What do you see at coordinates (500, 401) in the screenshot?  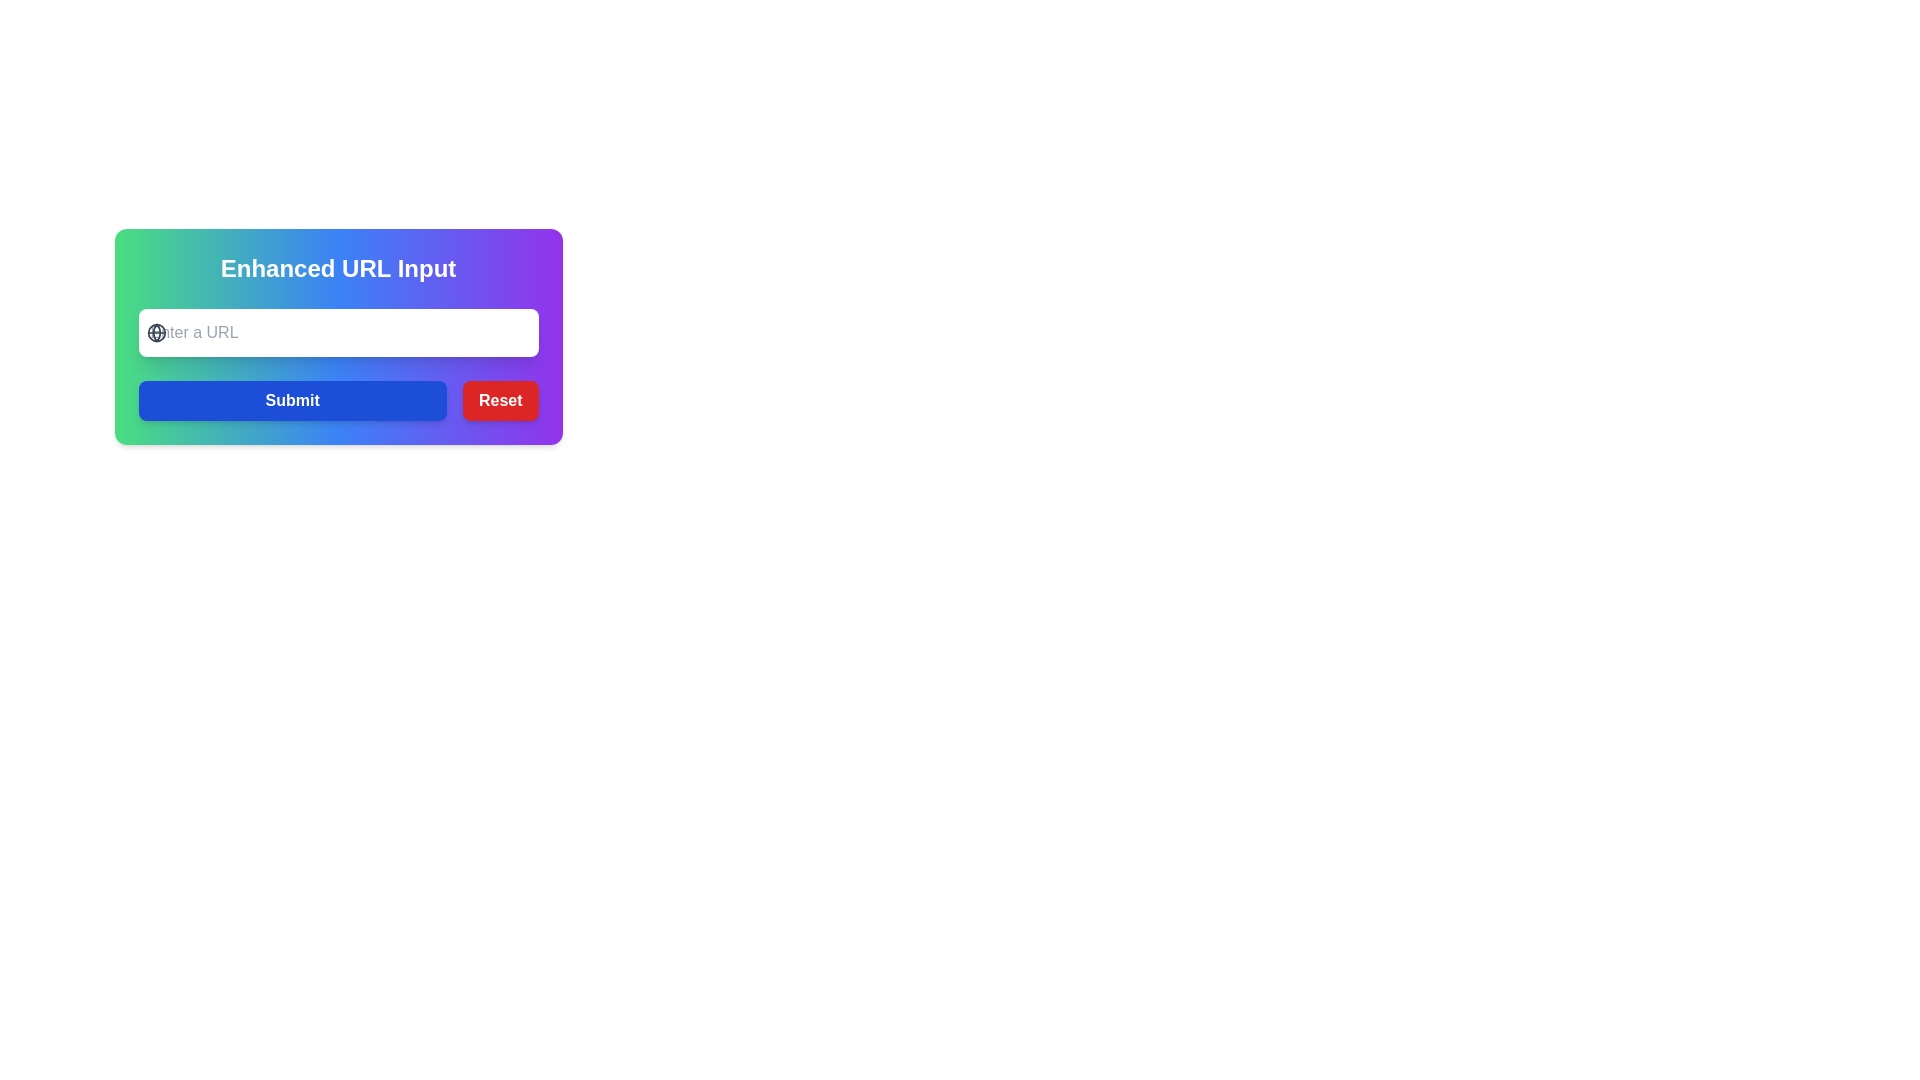 I see `the 'Reset' button with rounded corners and a red background, featuring bold white text, to reset settings` at bounding box center [500, 401].